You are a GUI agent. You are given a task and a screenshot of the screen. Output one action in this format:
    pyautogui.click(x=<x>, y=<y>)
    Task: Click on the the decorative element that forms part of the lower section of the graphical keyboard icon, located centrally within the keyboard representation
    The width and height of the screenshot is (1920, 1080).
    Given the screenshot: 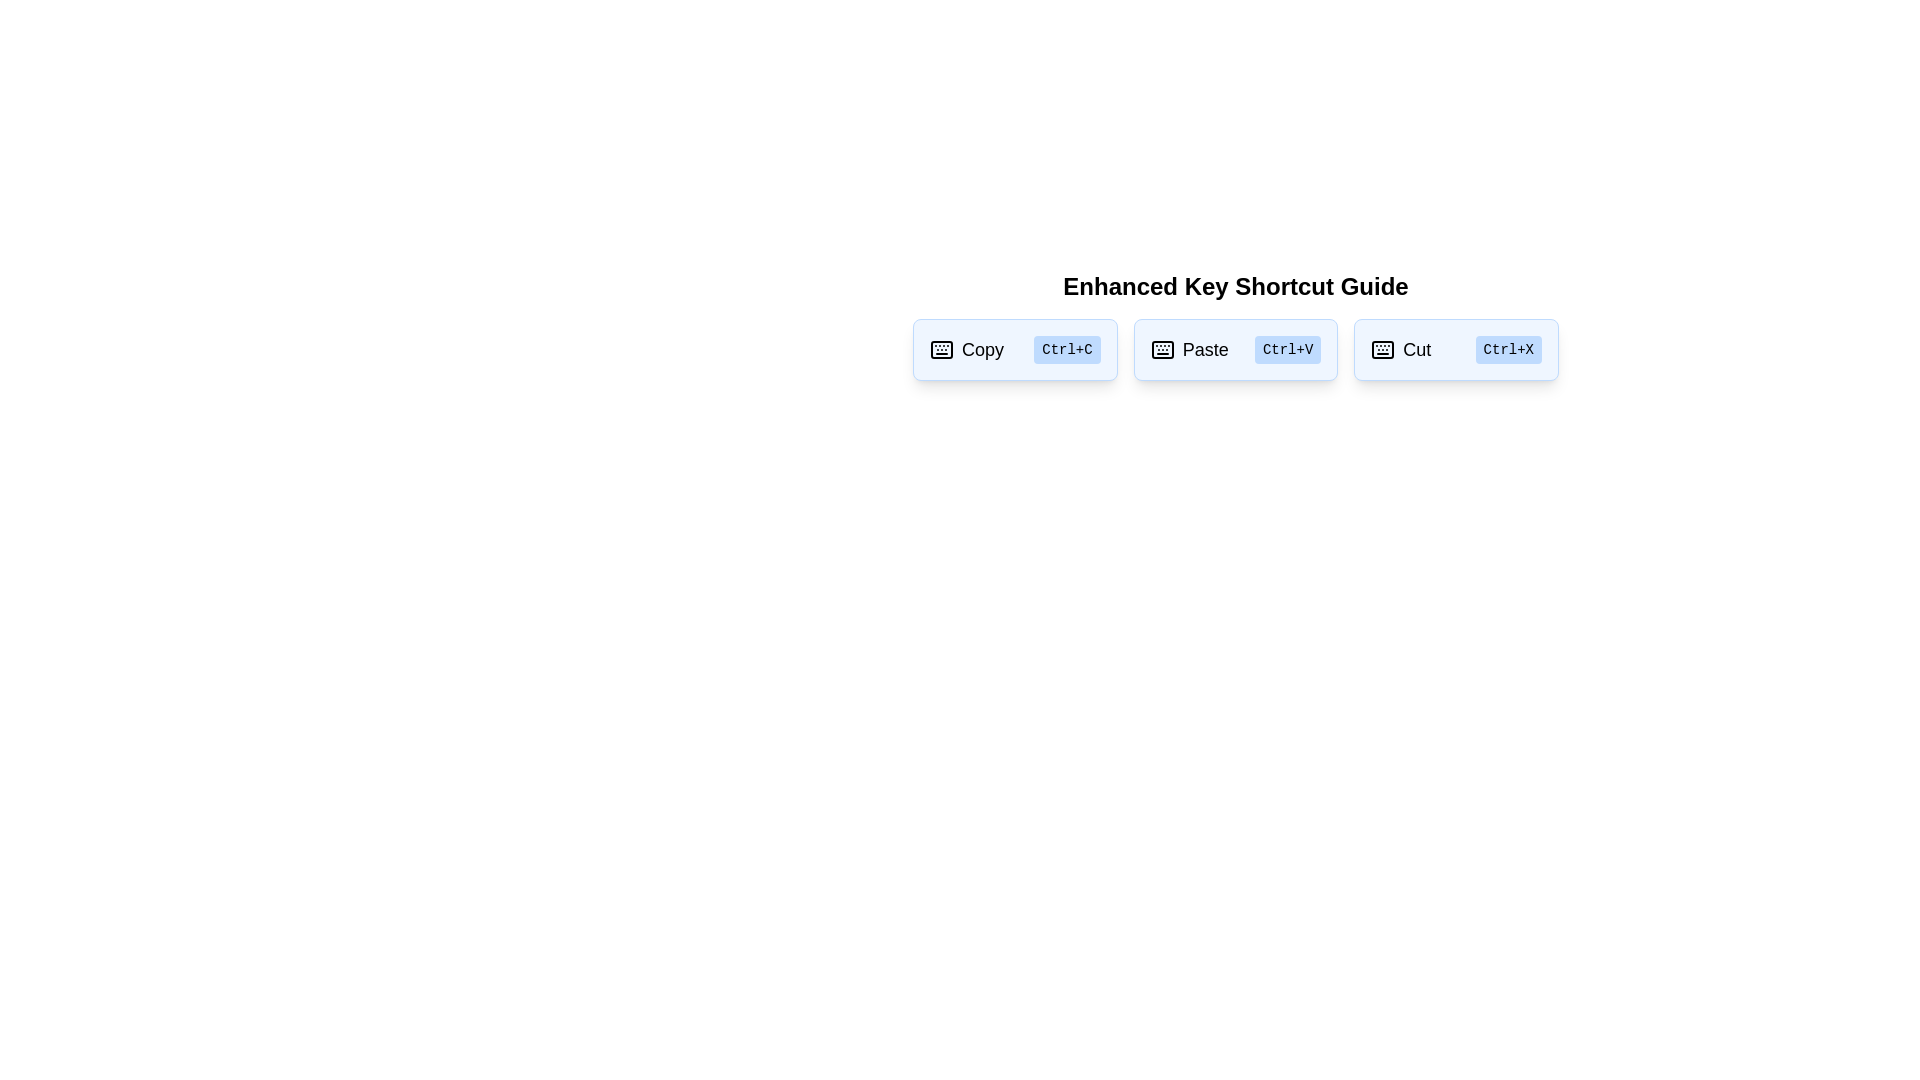 What is the action you would take?
    pyautogui.click(x=1162, y=349)
    